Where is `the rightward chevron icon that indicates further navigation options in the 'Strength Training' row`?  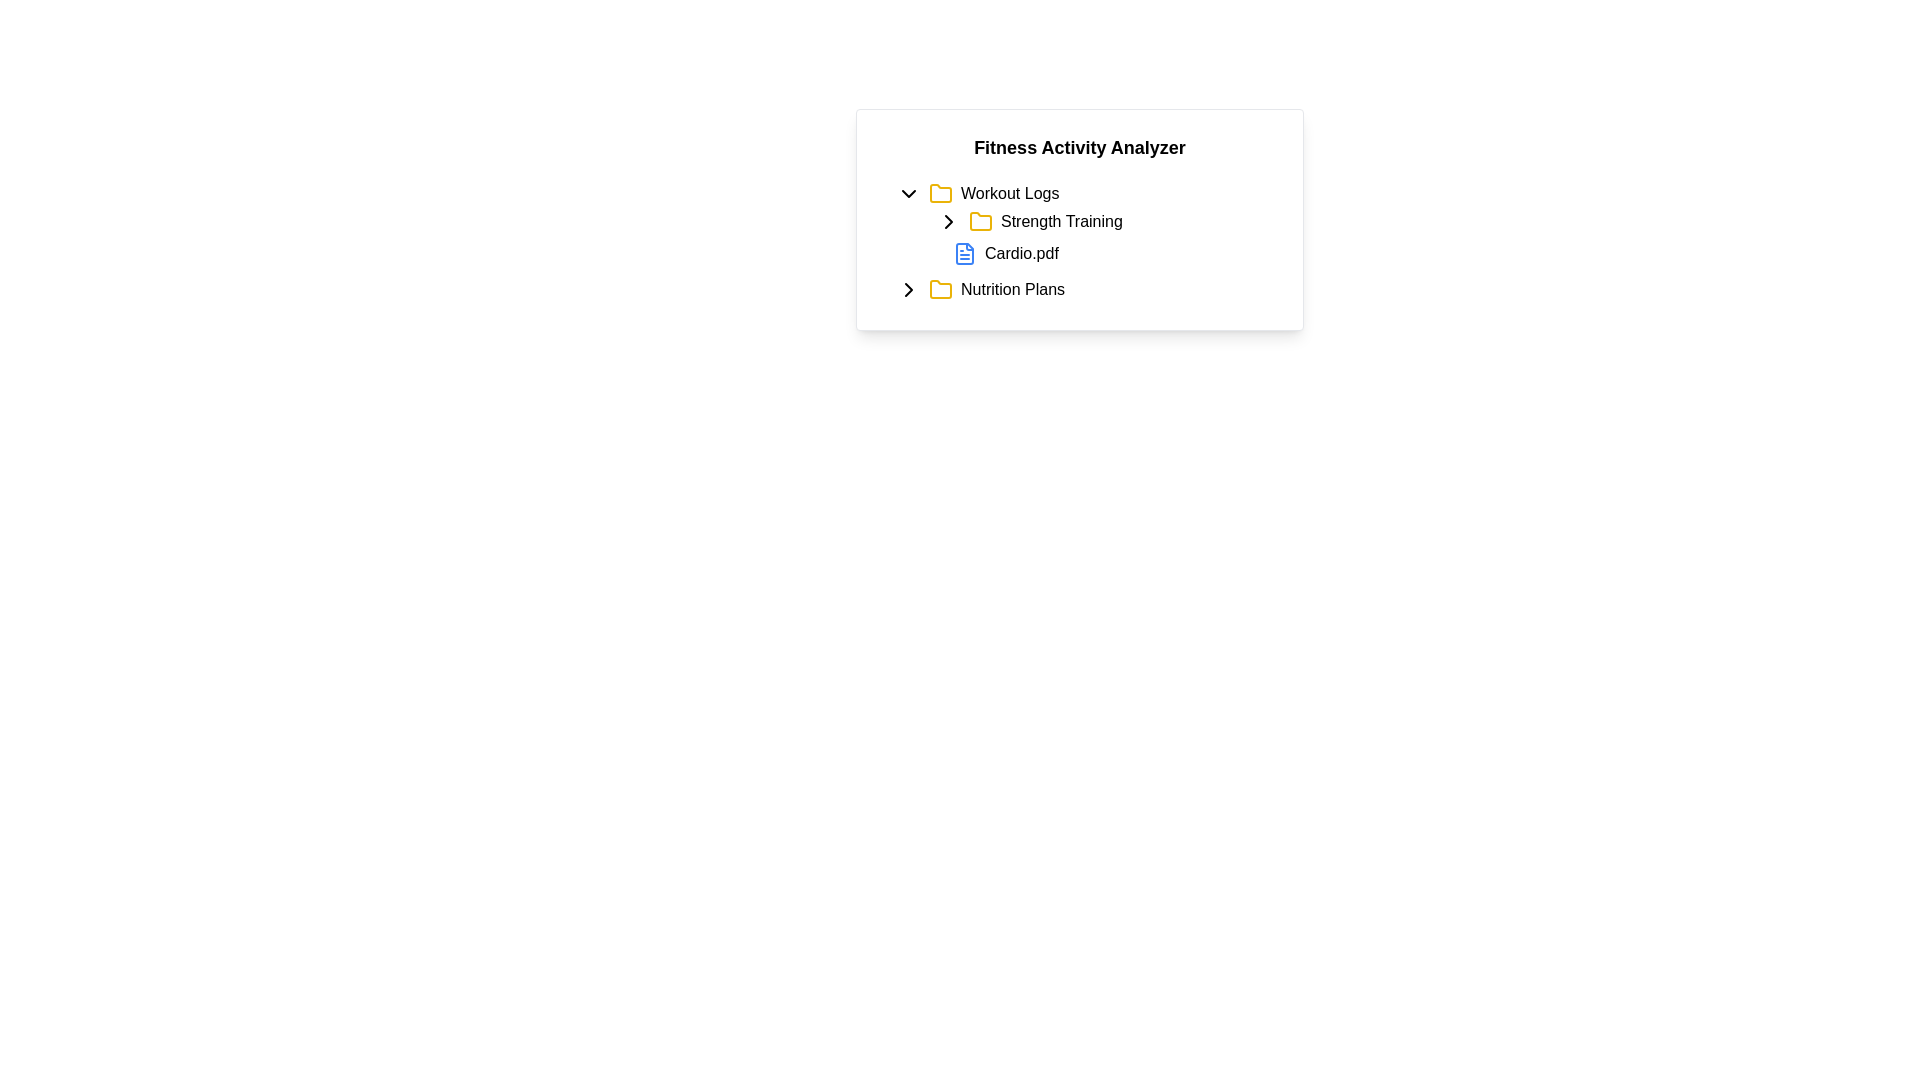
the rightward chevron icon that indicates further navigation options in the 'Strength Training' row is located at coordinates (948, 222).